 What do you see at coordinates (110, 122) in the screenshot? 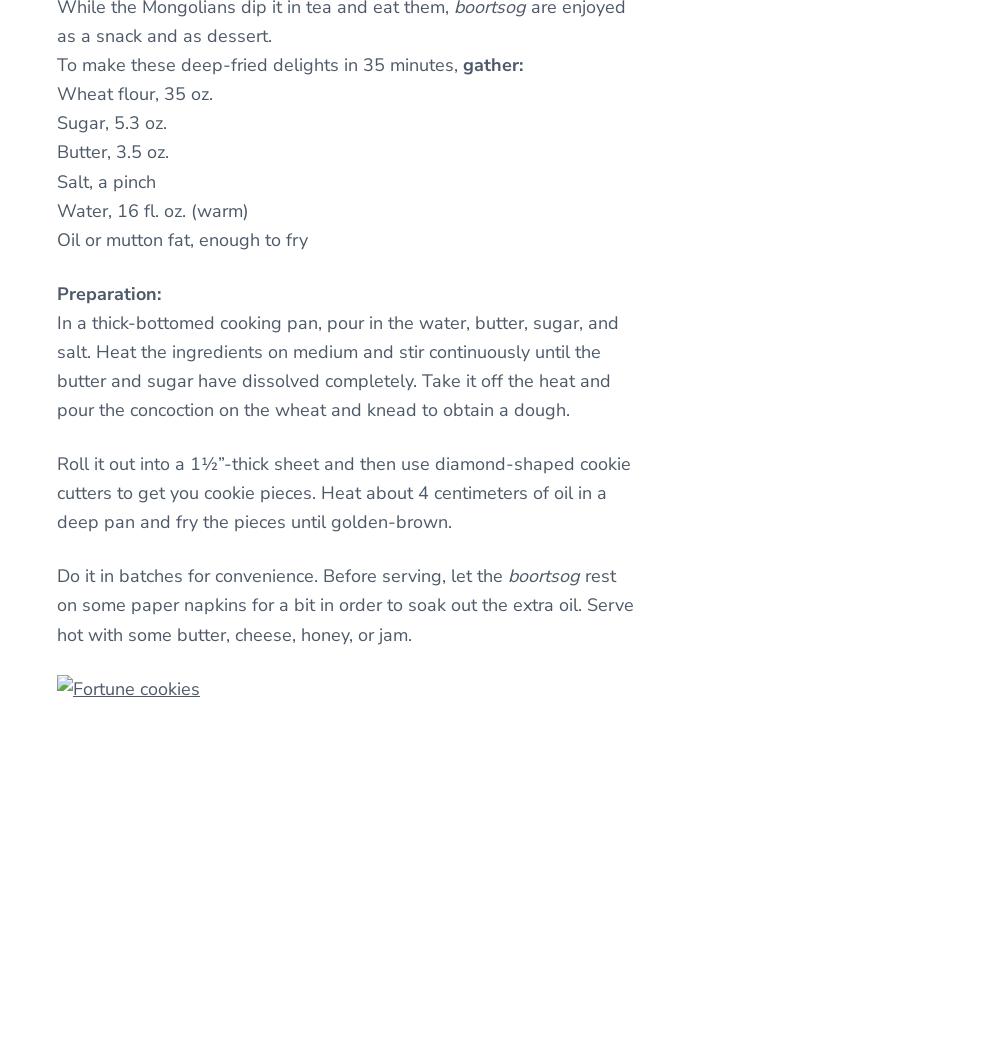
I see `'Sugar, 5.3 oz.'` at bounding box center [110, 122].